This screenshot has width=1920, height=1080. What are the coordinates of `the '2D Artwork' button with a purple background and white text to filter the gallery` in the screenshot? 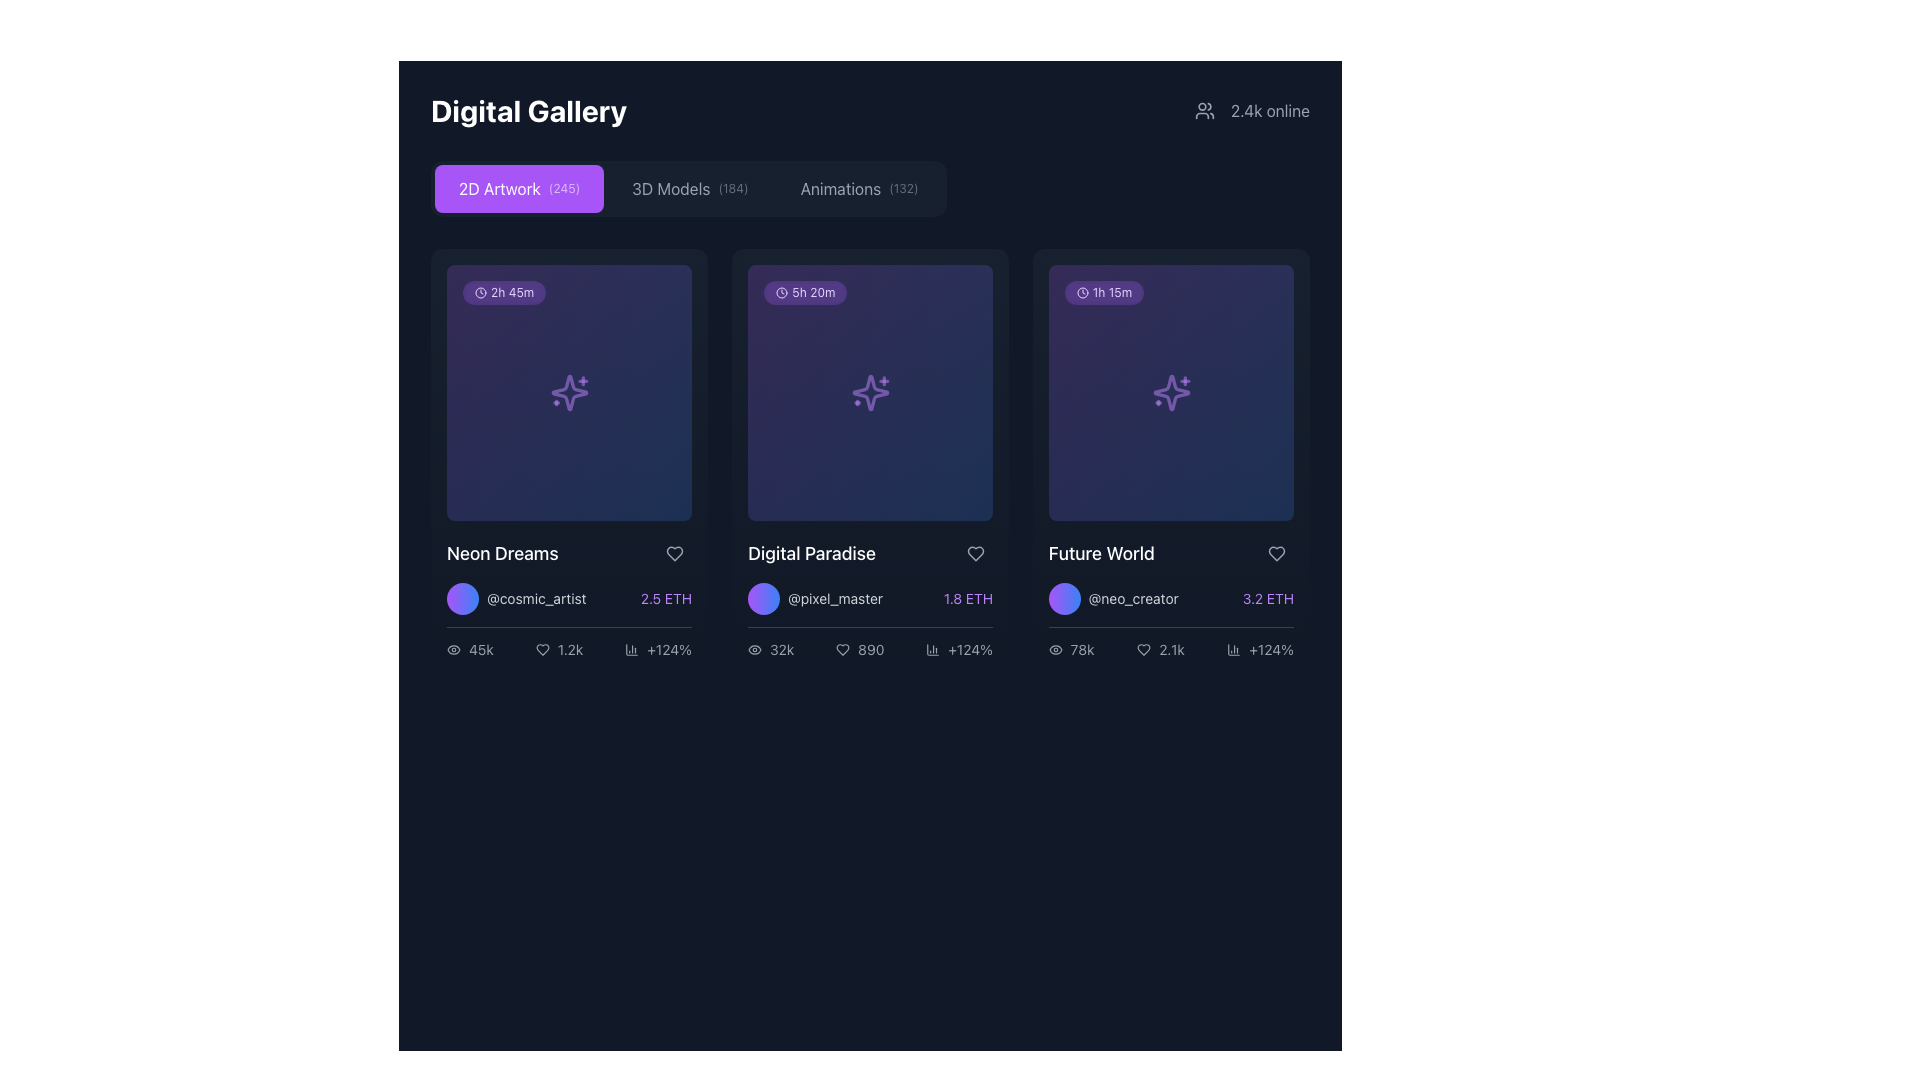 It's located at (519, 189).